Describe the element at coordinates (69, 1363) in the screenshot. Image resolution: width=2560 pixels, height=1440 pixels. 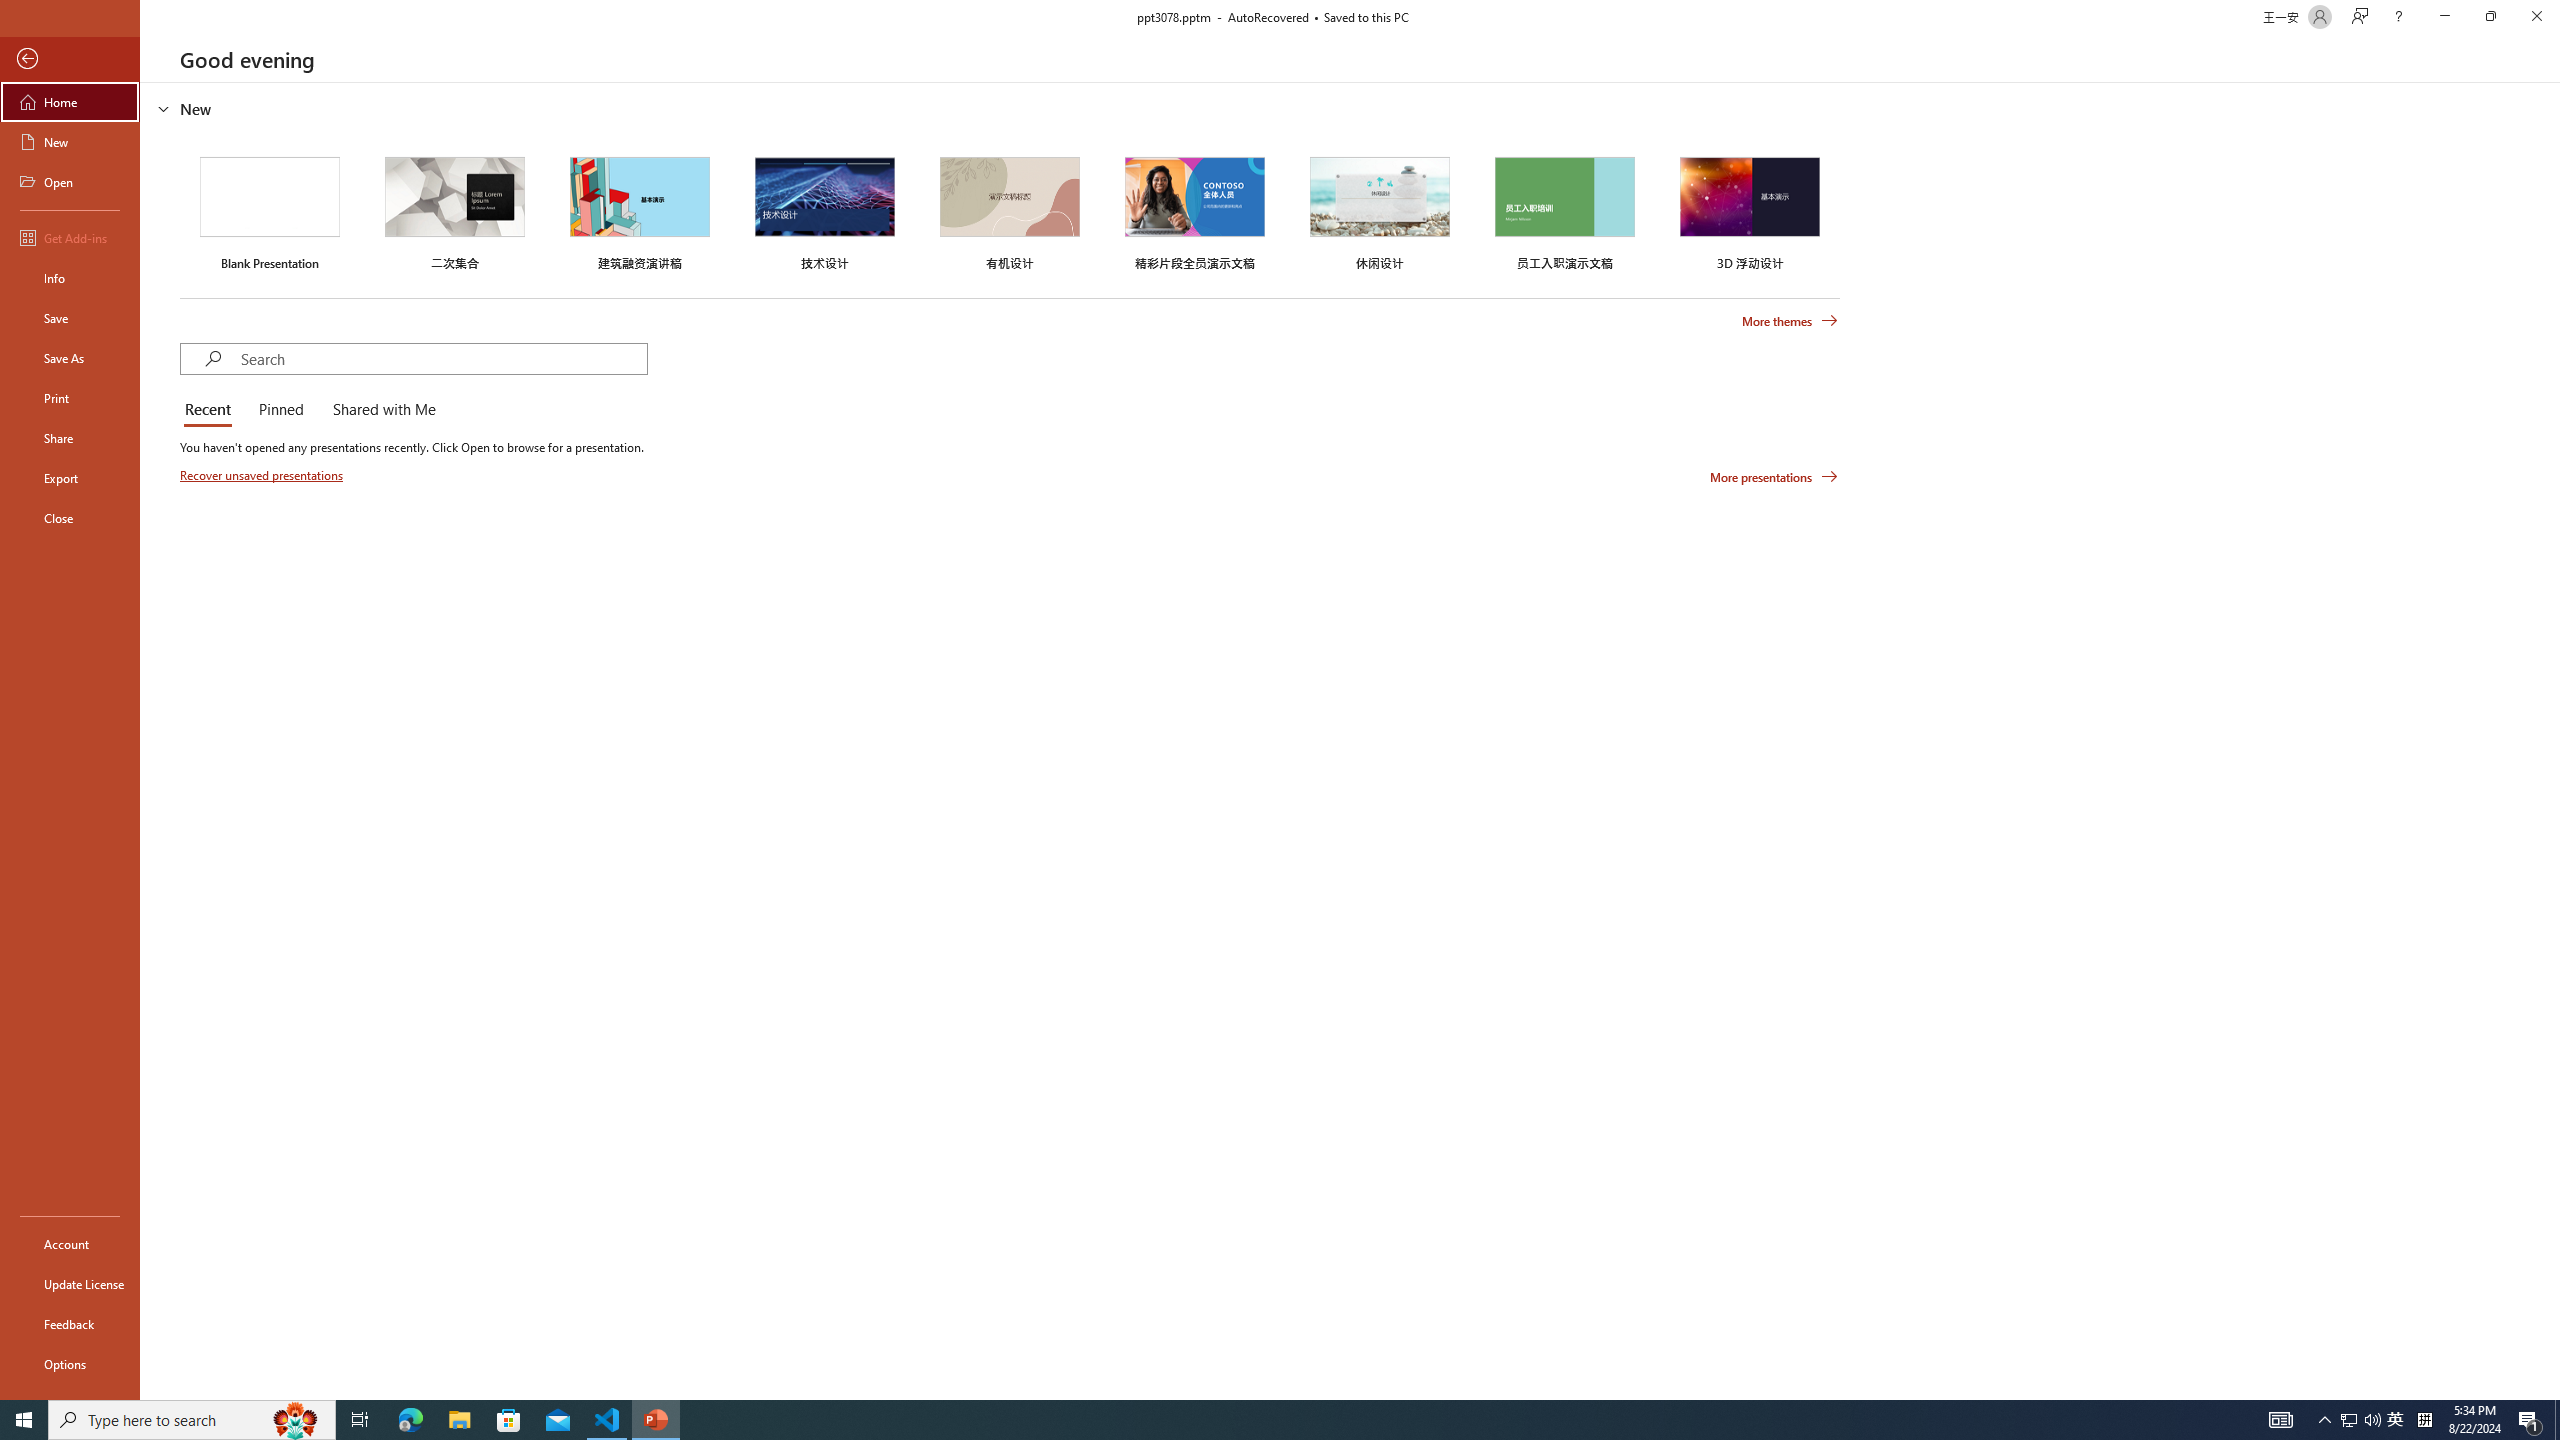
I see `'Options'` at that location.